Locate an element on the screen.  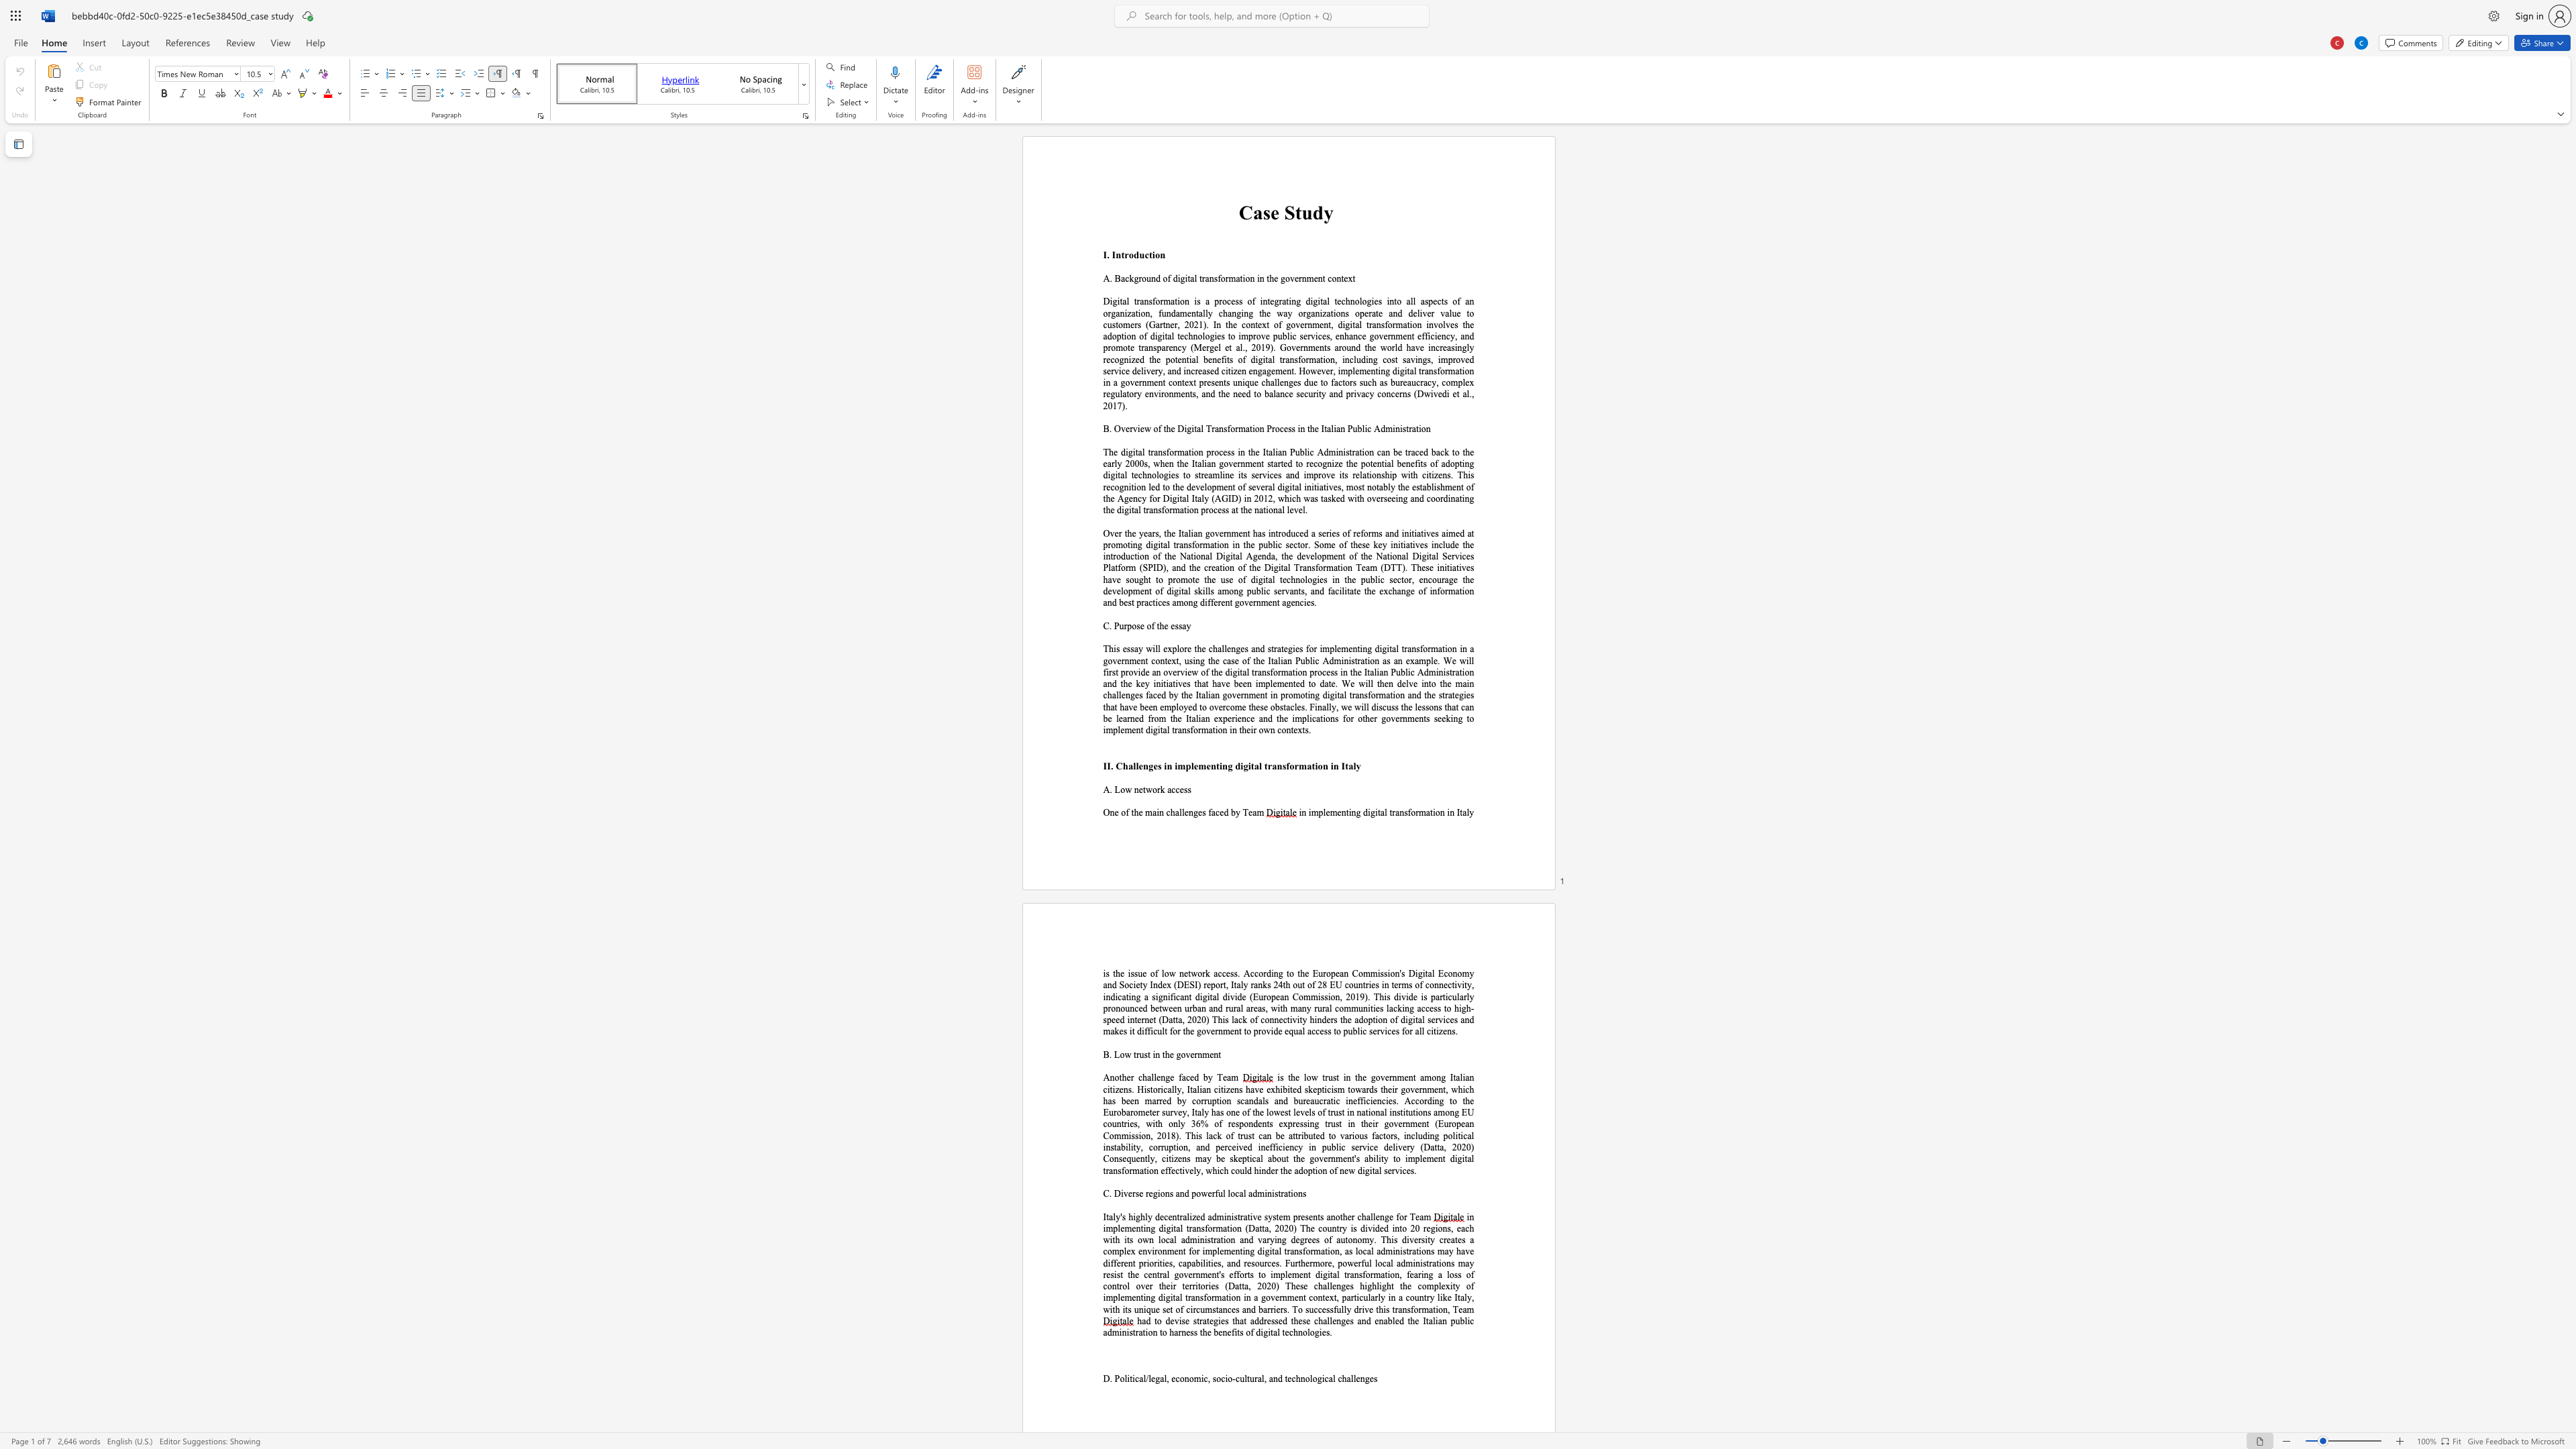
the 2th character "e" in the text is located at coordinates (1141, 427).